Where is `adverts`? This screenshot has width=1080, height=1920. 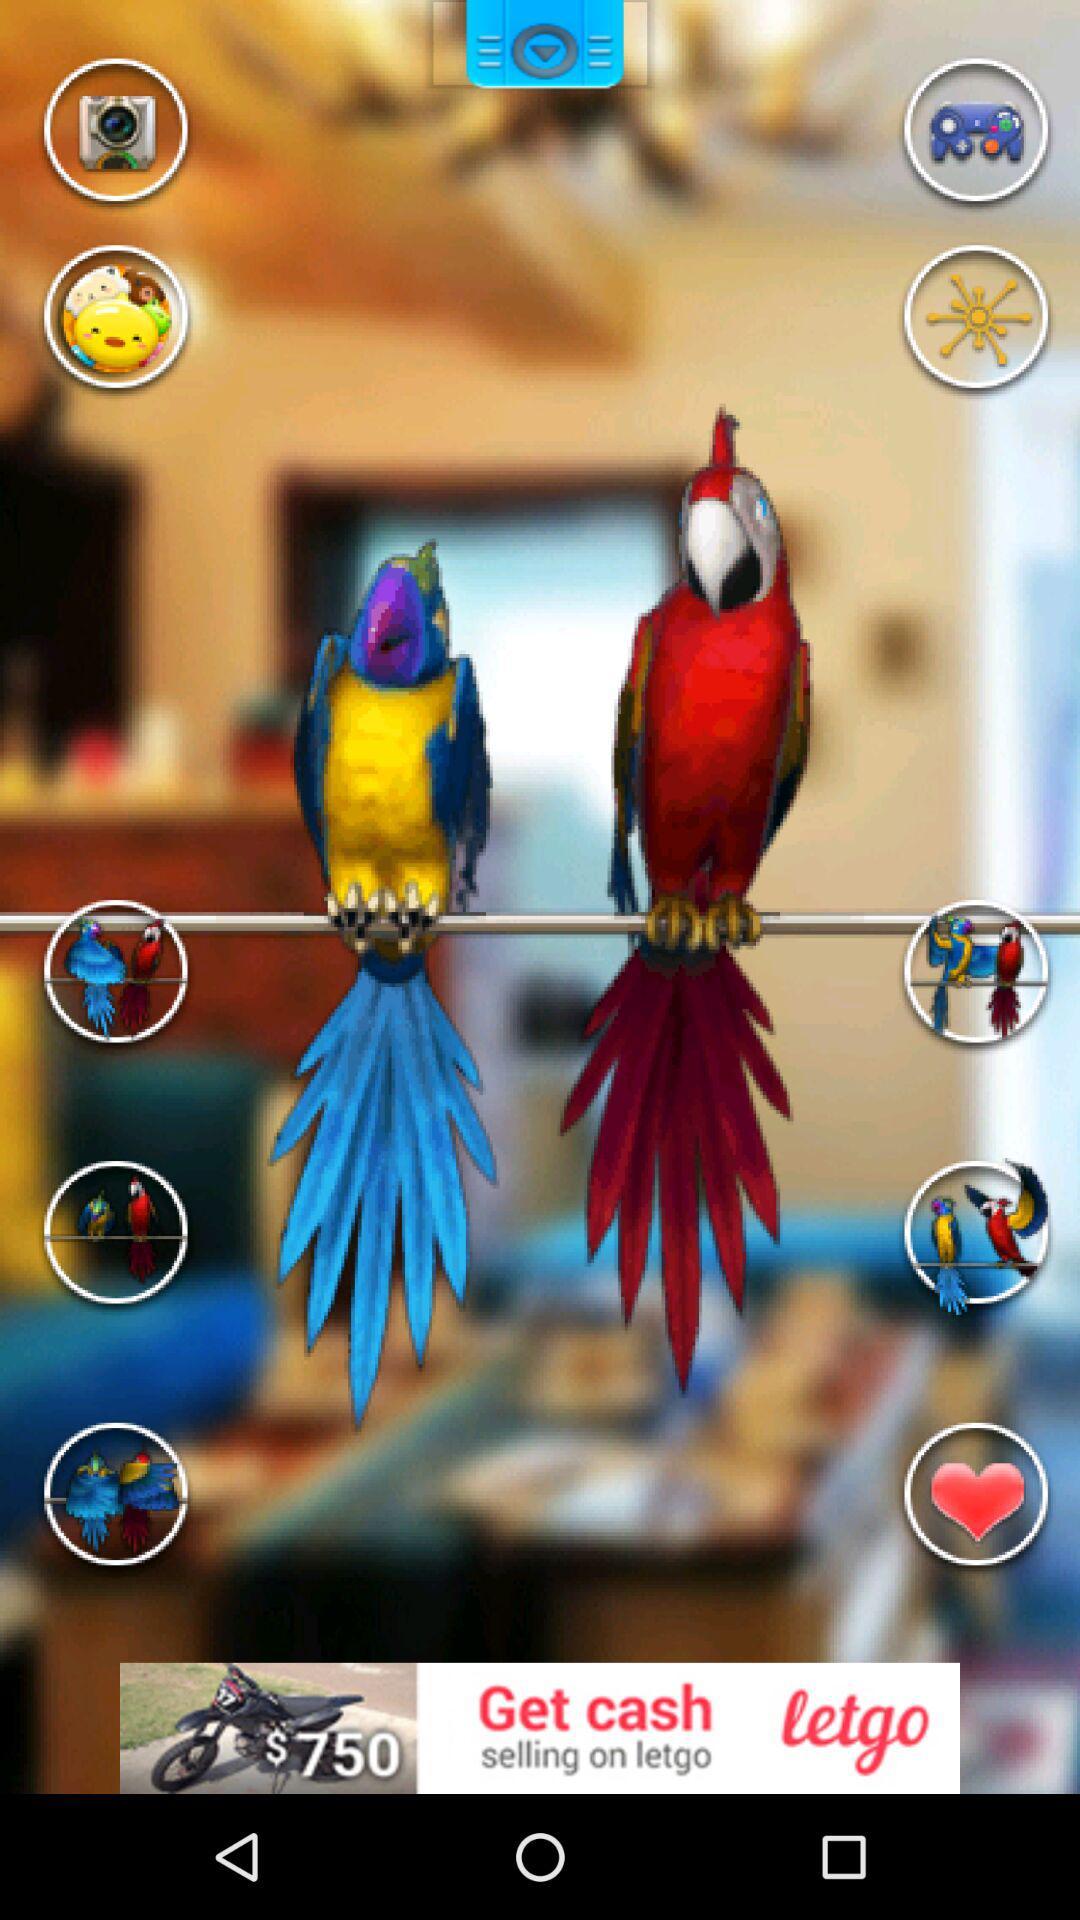
adverts is located at coordinates (540, 1727).